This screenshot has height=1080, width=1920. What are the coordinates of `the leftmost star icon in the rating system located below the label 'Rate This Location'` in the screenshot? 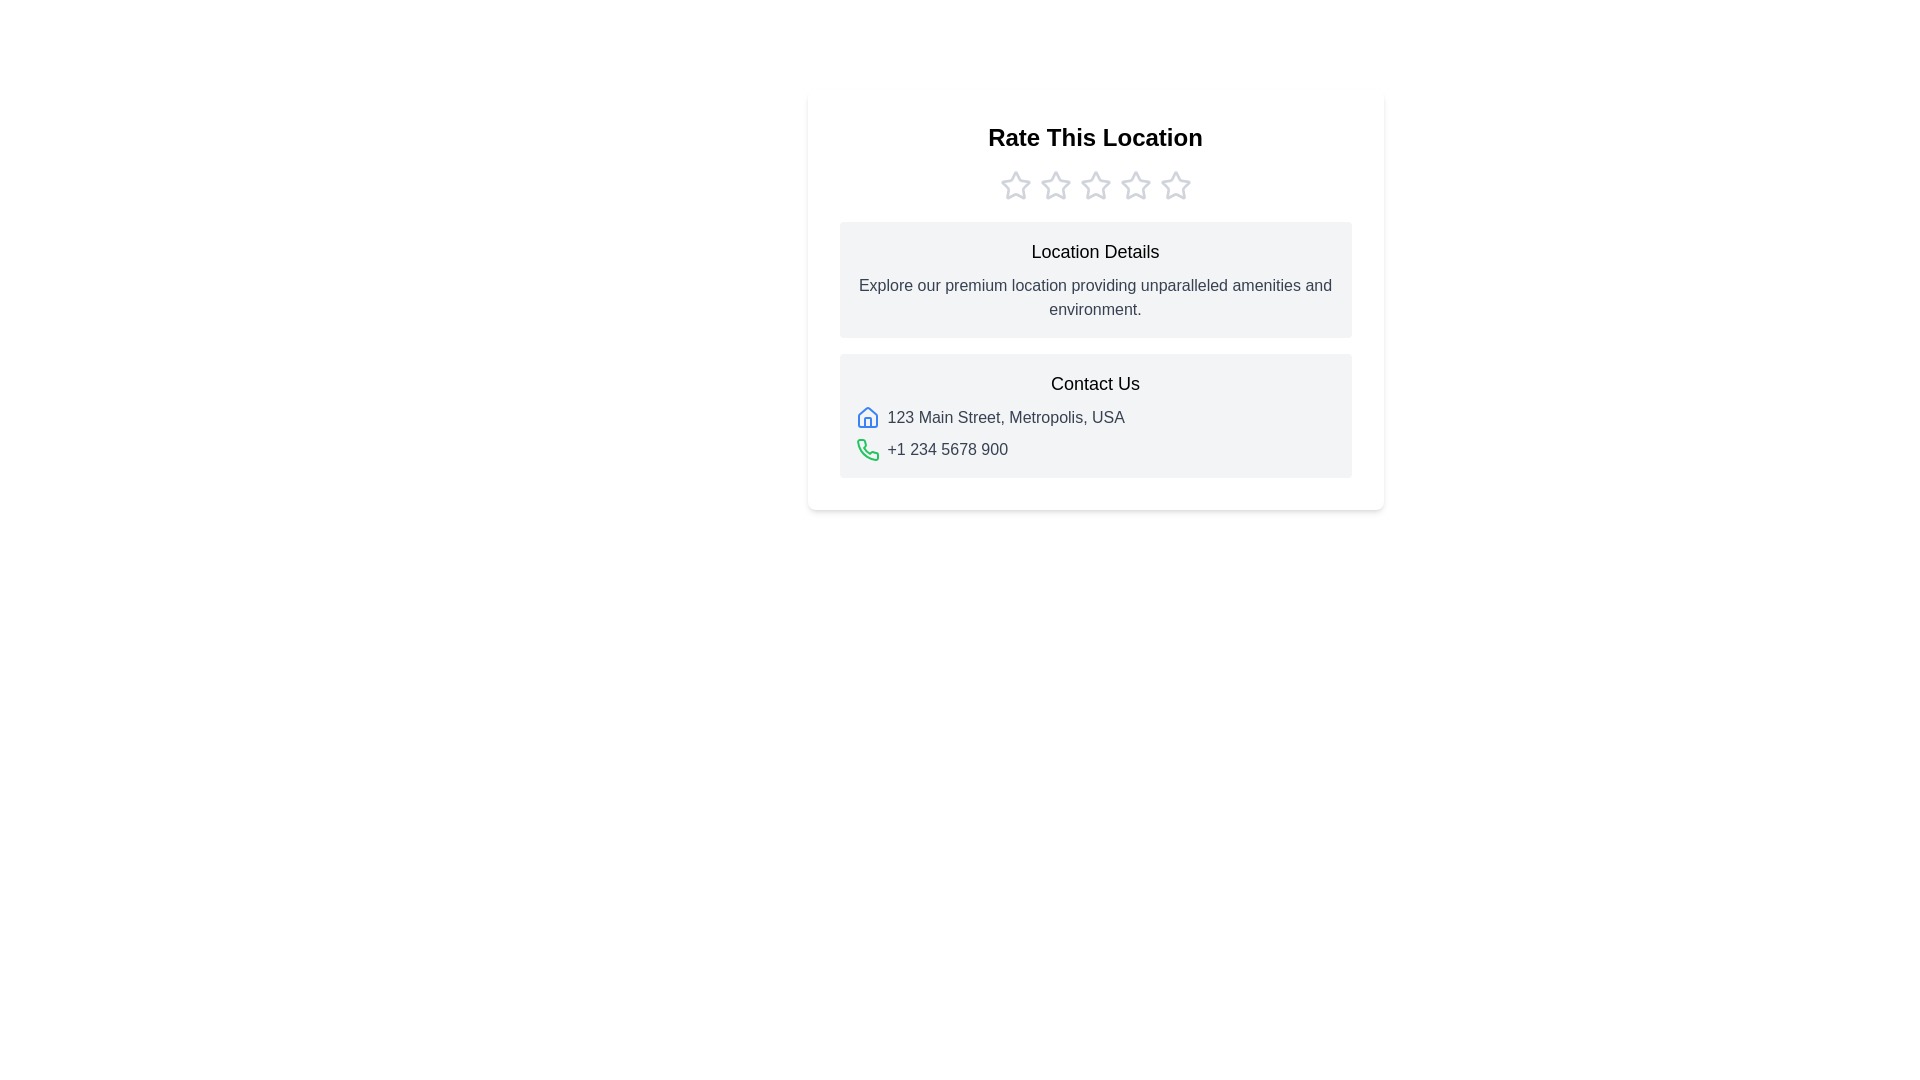 It's located at (1015, 185).